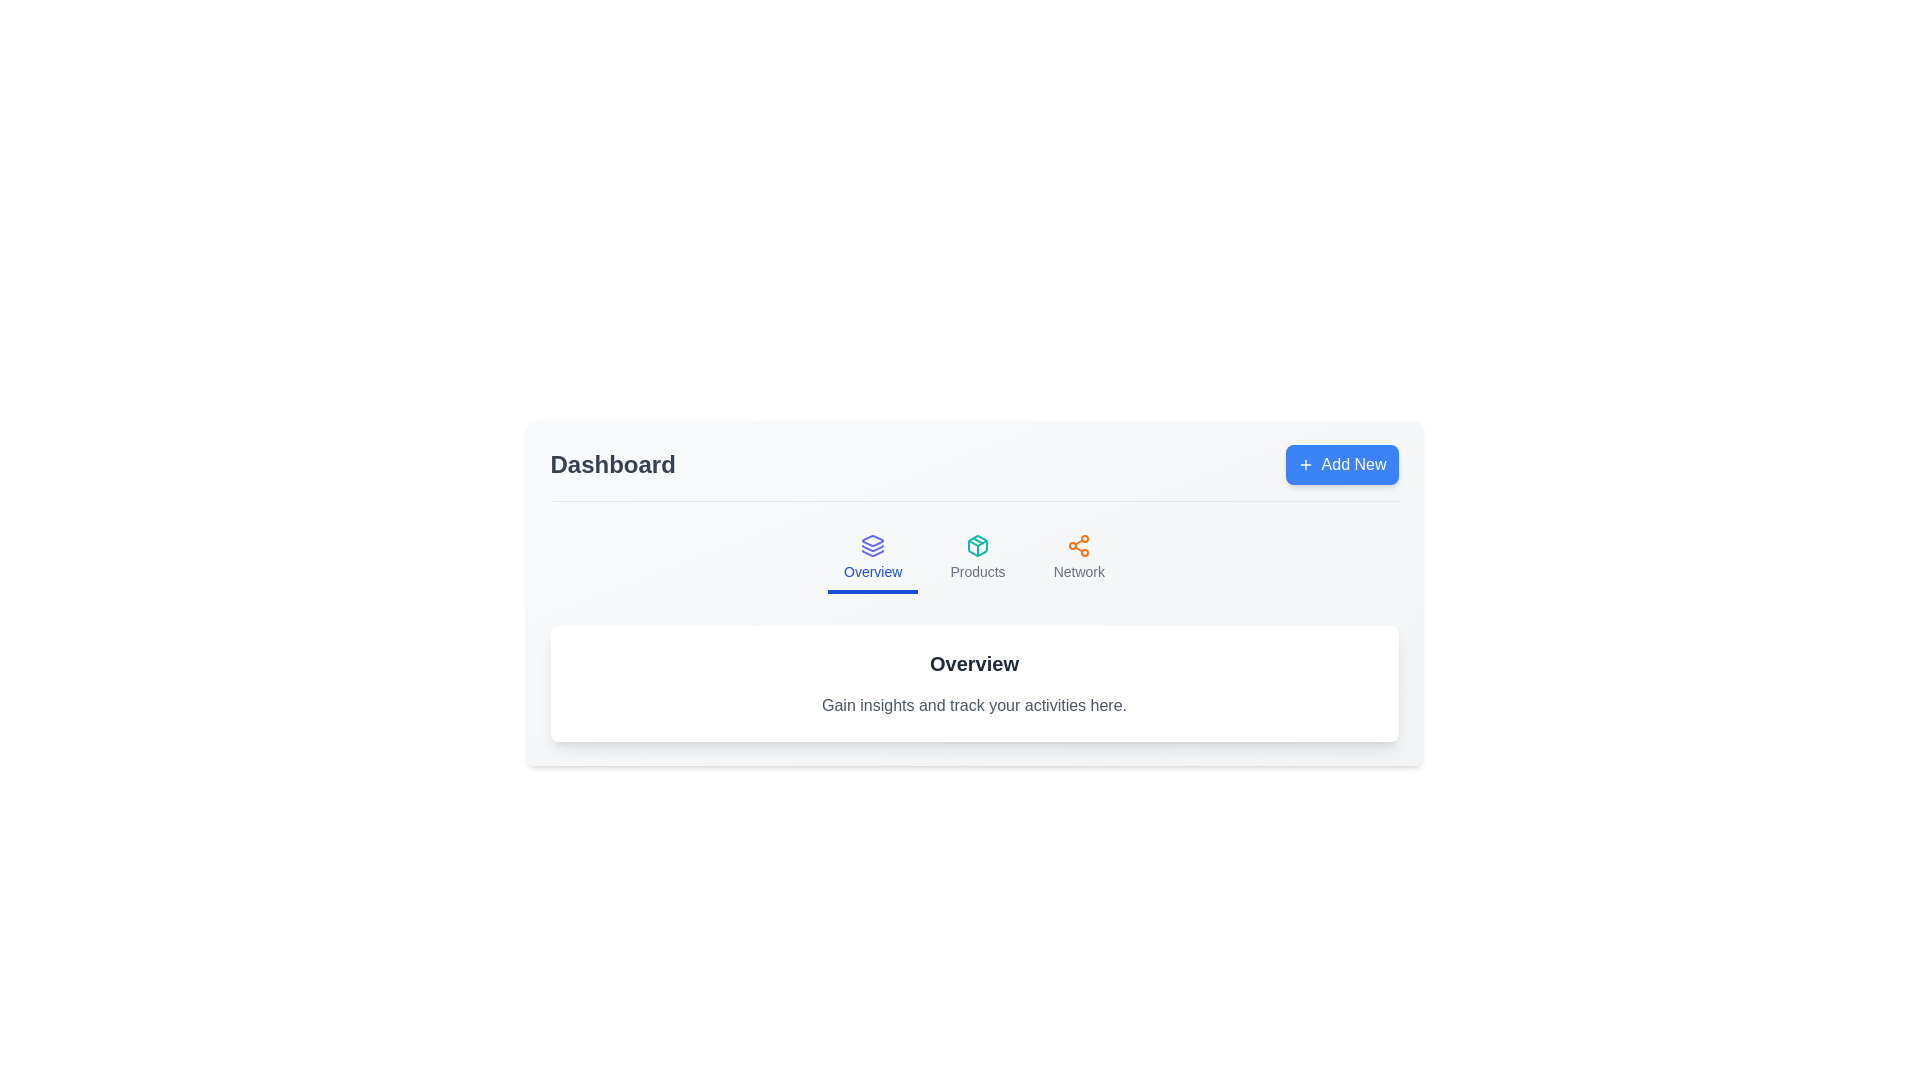 The width and height of the screenshot is (1920, 1080). Describe the element at coordinates (873, 559) in the screenshot. I see `the Overview tab` at that location.